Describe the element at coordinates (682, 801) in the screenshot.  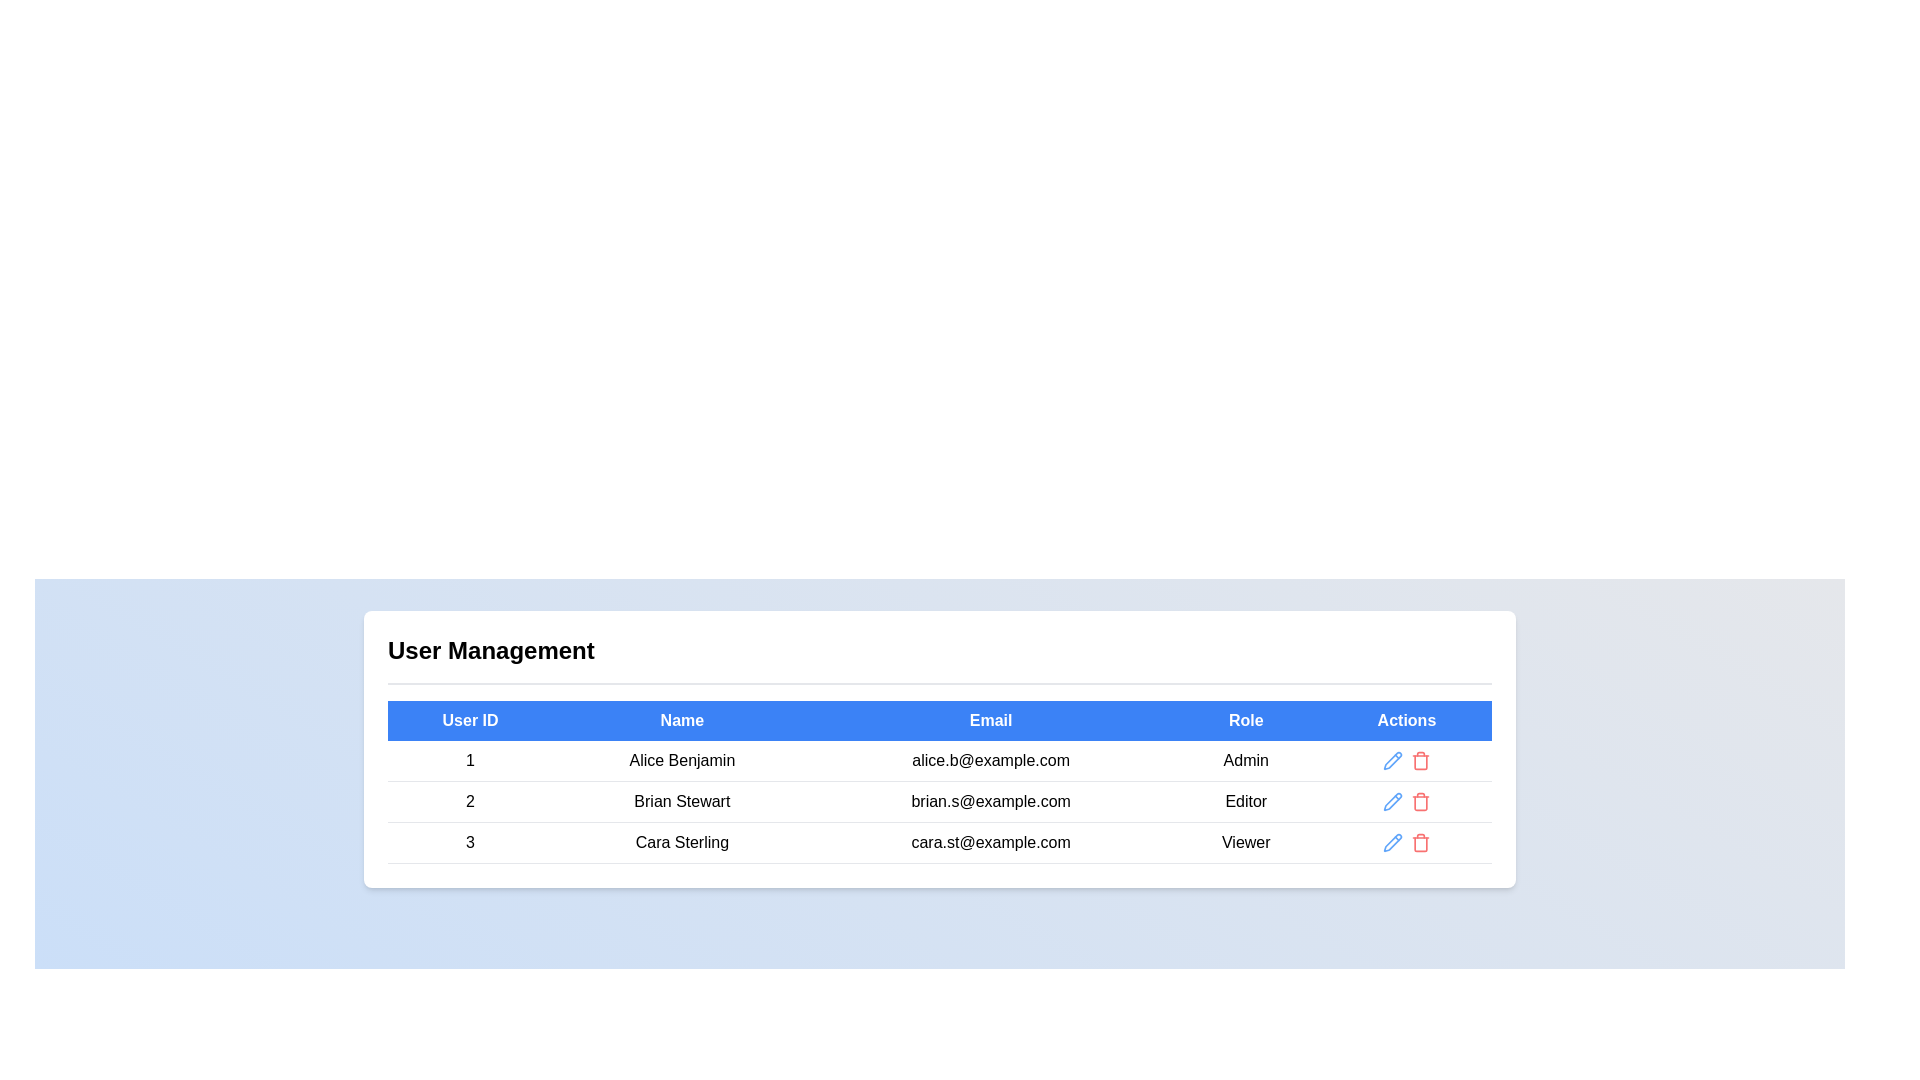
I see `the text element displaying 'Brian Stewart', which is centrally aligned in the 'Name' column of the table row associated with user ID '2'` at that location.